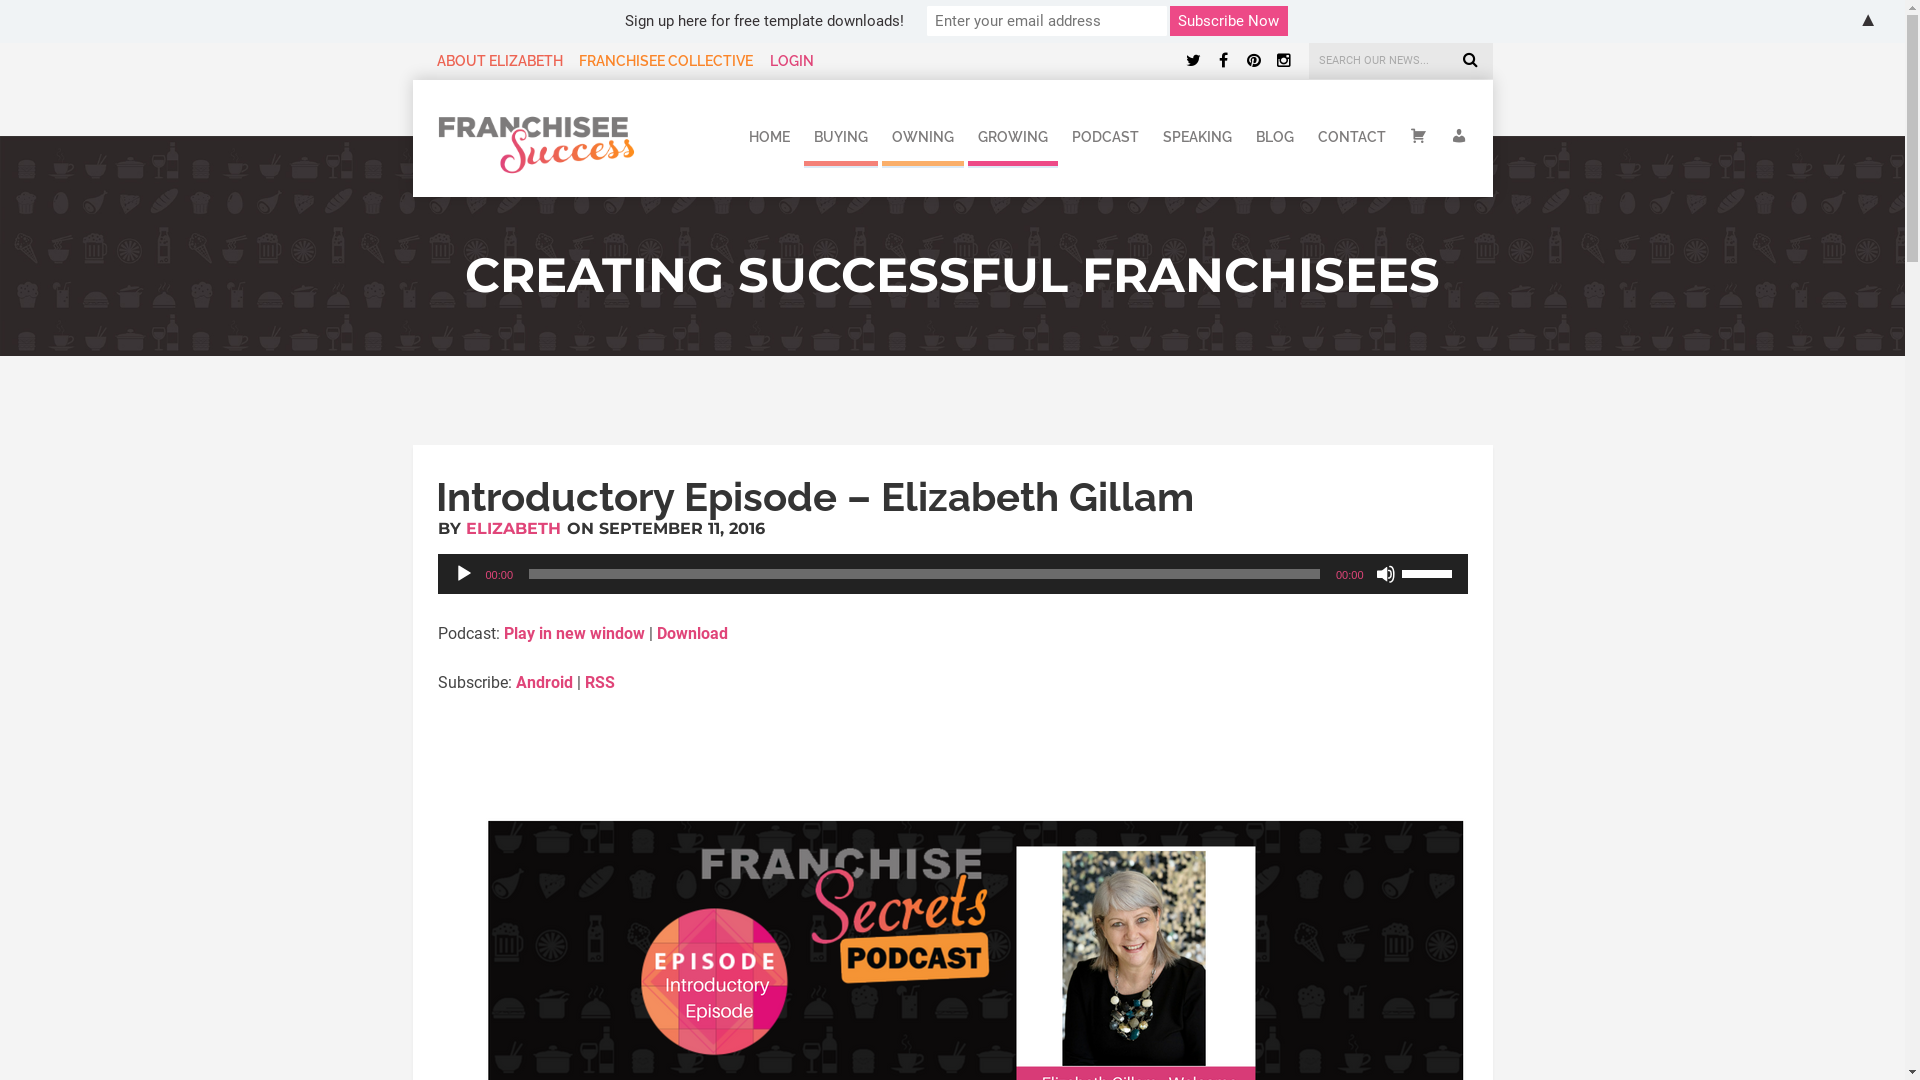 The image size is (1920, 1080). Describe the element at coordinates (840, 132) in the screenshot. I see `'BUYING'` at that location.